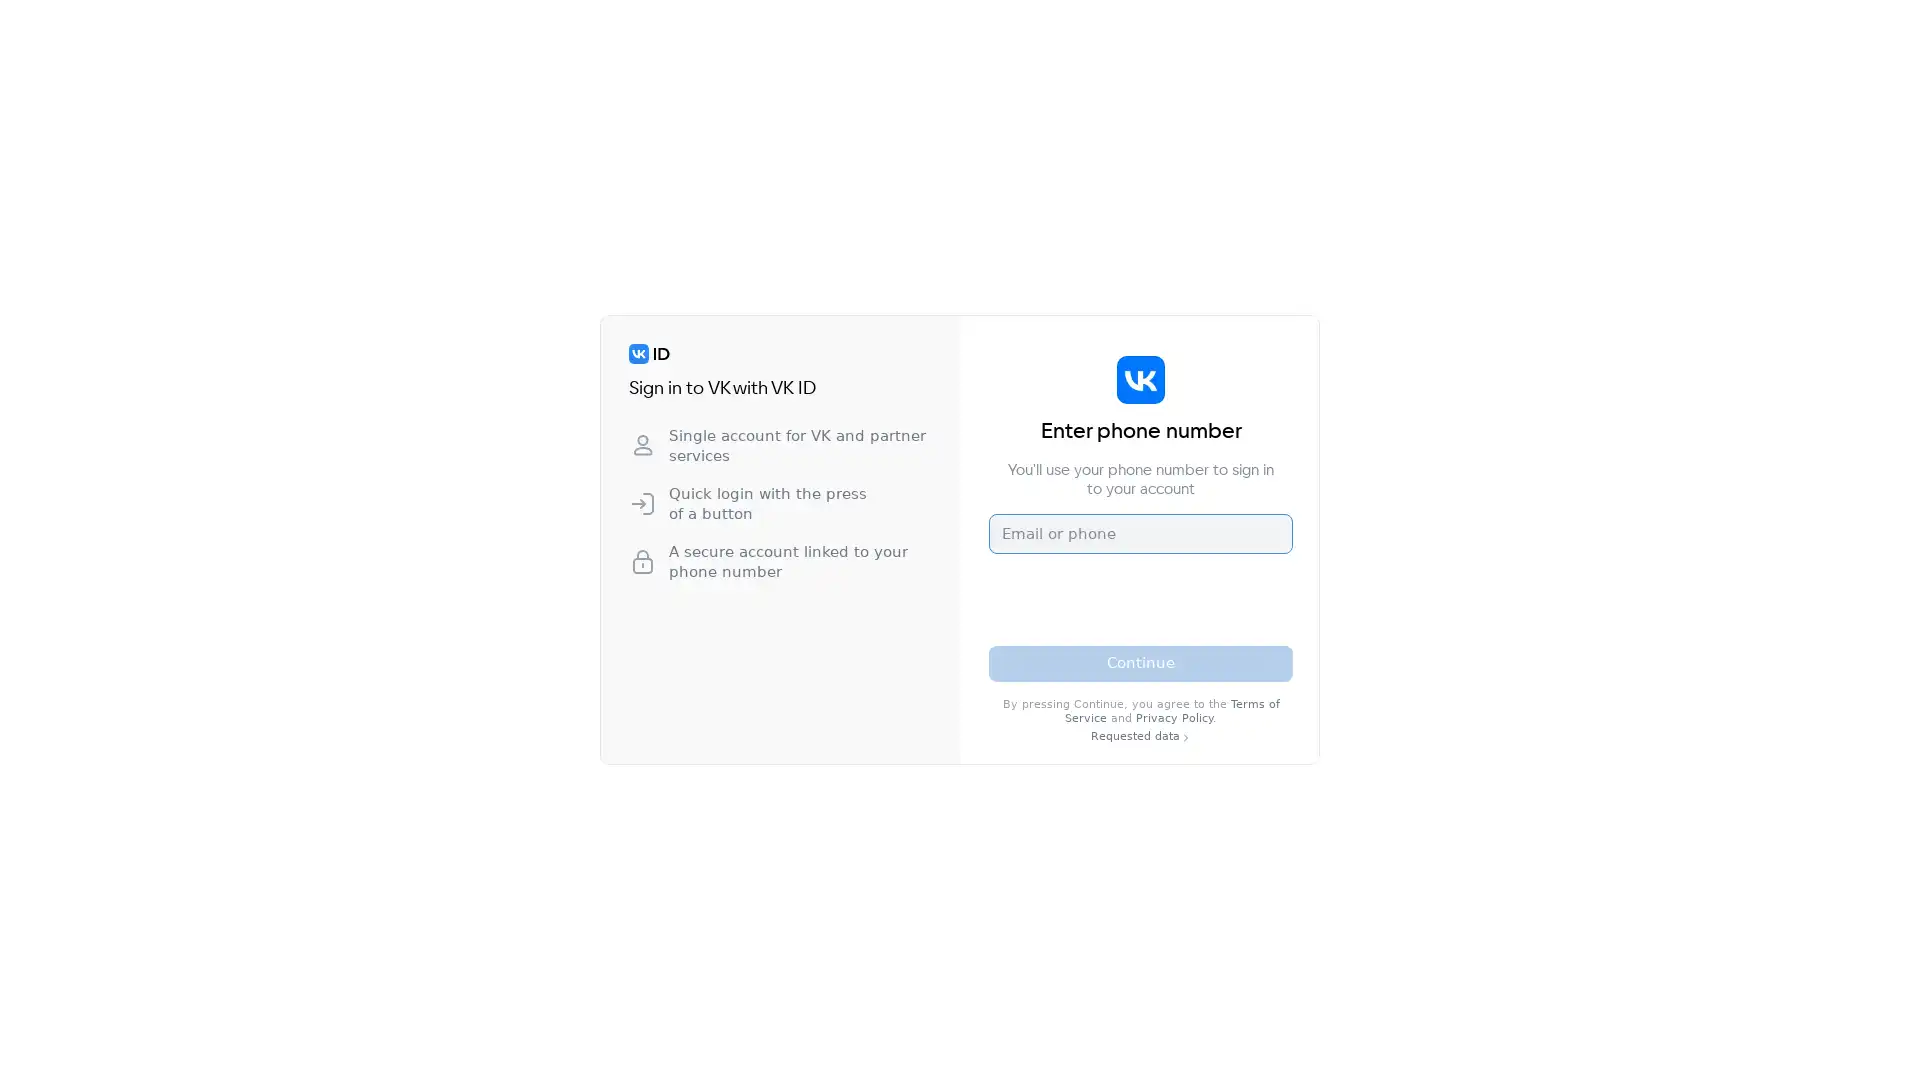  What do you see at coordinates (1141, 663) in the screenshot?
I see `Continue` at bounding box center [1141, 663].